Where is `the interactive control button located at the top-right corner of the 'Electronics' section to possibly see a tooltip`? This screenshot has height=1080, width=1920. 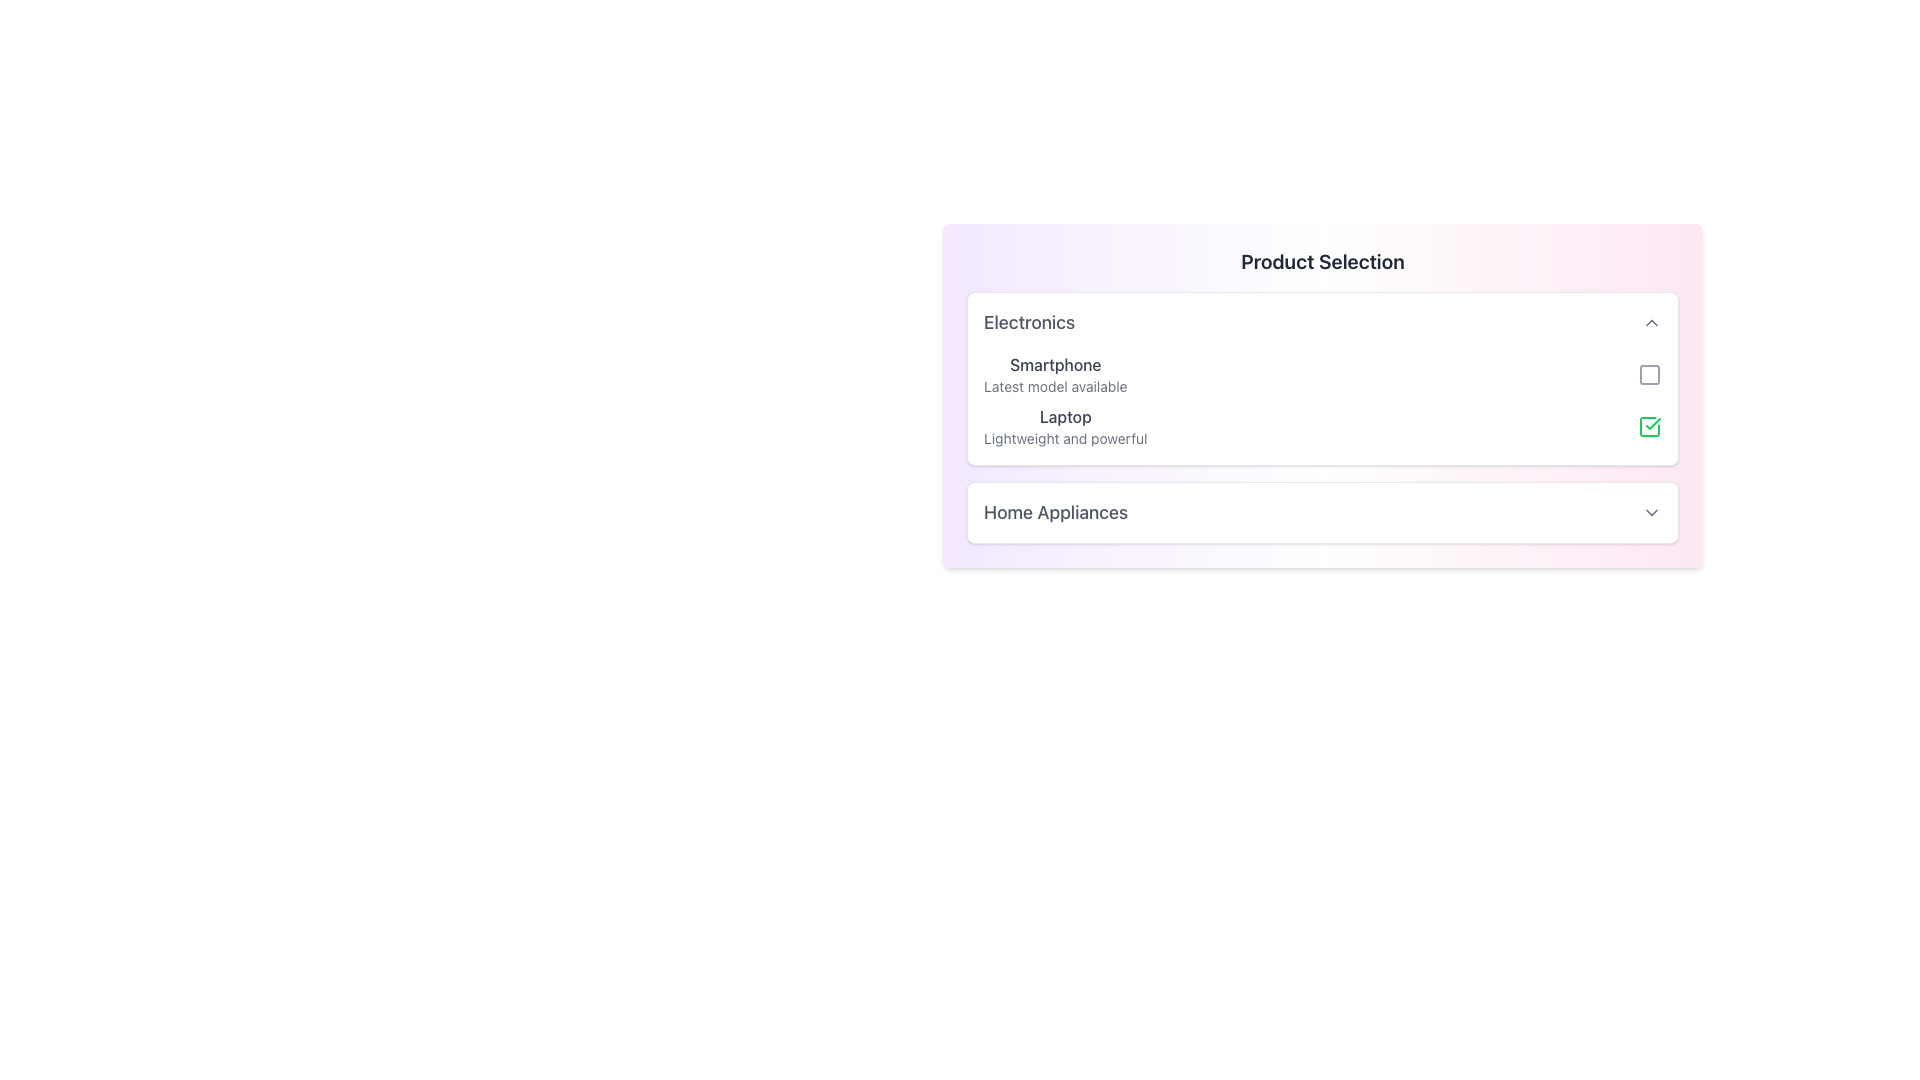 the interactive control button located at the top-right corner of the 'Electronics' section to possibly see a tooltip is located at coordinates (1651, 322).